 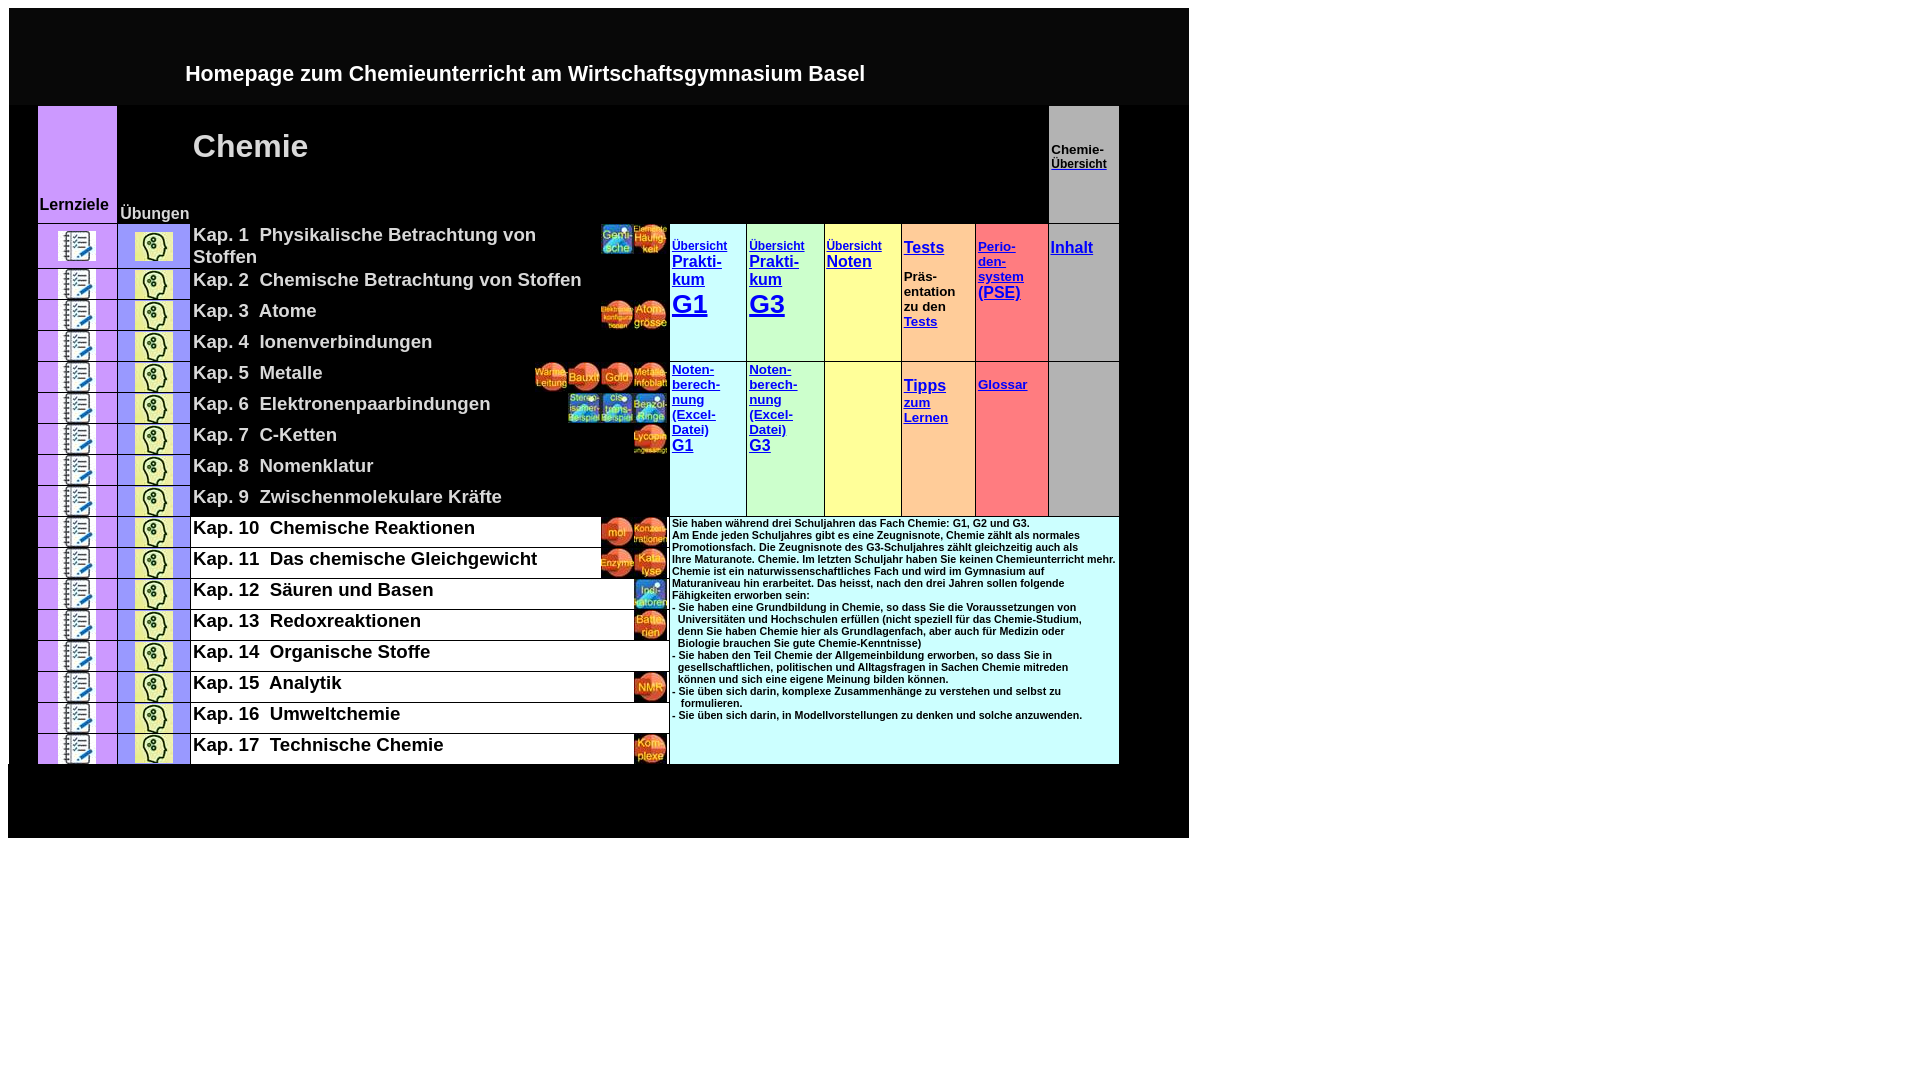 What do you see at coordinates (997, 245) in the screenshot?
I see `'Perio-'` at bounding box center [997, 245].